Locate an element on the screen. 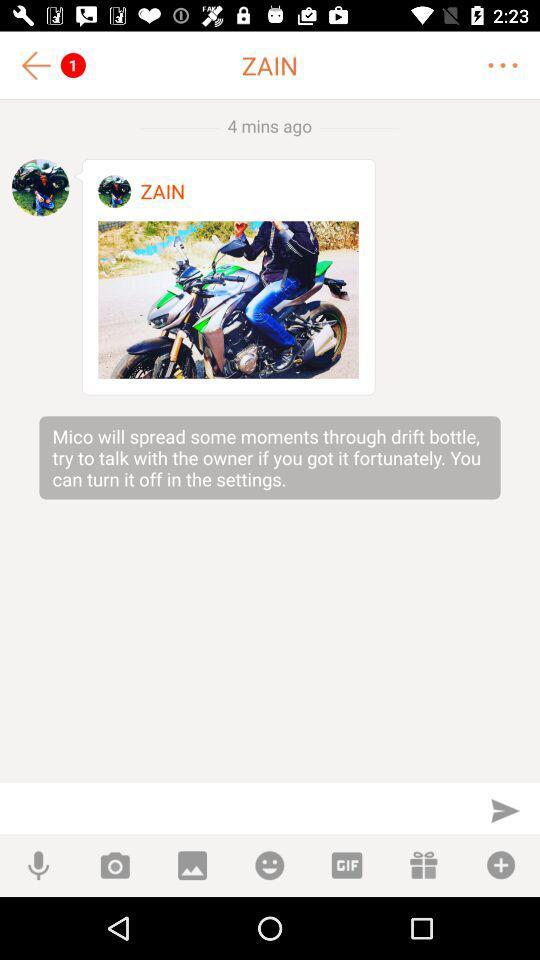 The image size is (540, 960). gifs section is located at coordinates (345, 864).